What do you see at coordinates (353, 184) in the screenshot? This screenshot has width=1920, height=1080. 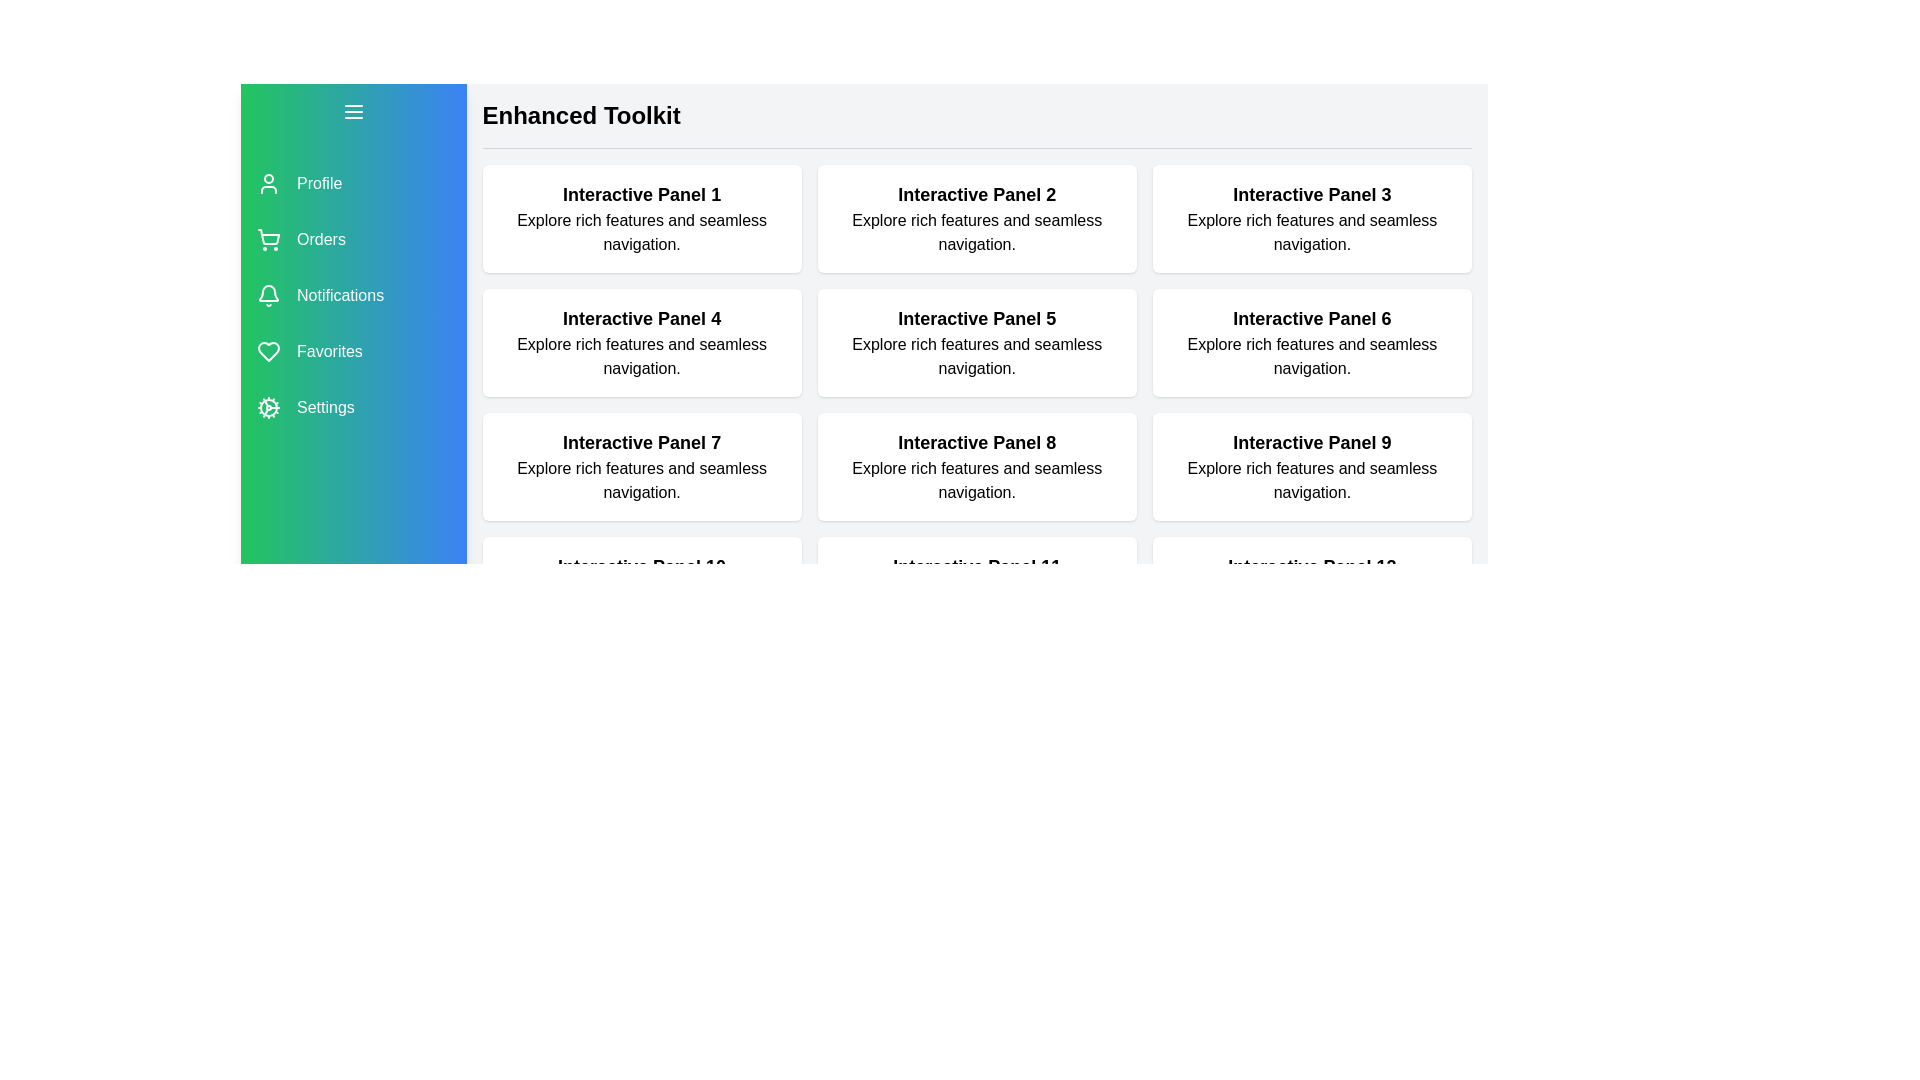 I see `the menu item labeled Profile` at bounding box center [353, 184].